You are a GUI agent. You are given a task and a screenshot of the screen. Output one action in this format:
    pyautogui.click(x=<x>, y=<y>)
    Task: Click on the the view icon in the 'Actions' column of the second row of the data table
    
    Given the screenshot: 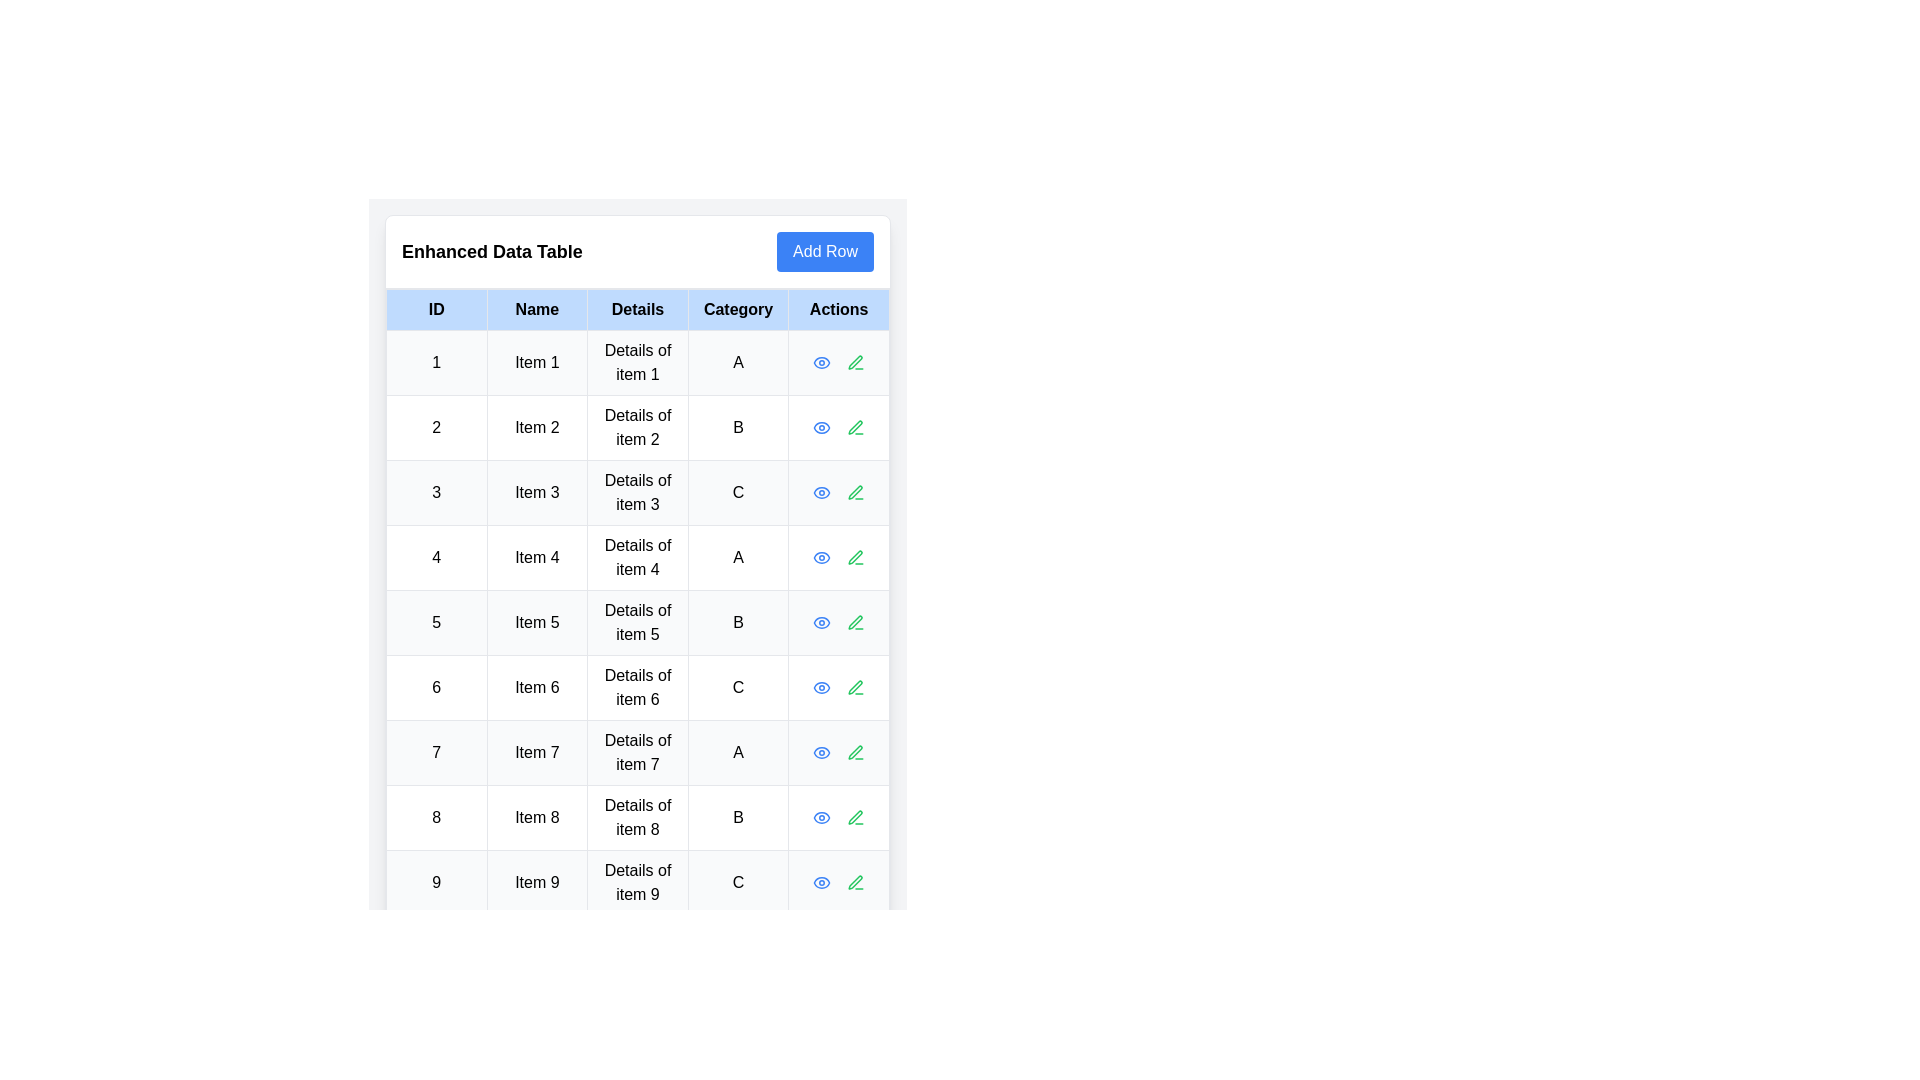 What is the action you would take?
    pyautogui.click(x=822, y=362)
    